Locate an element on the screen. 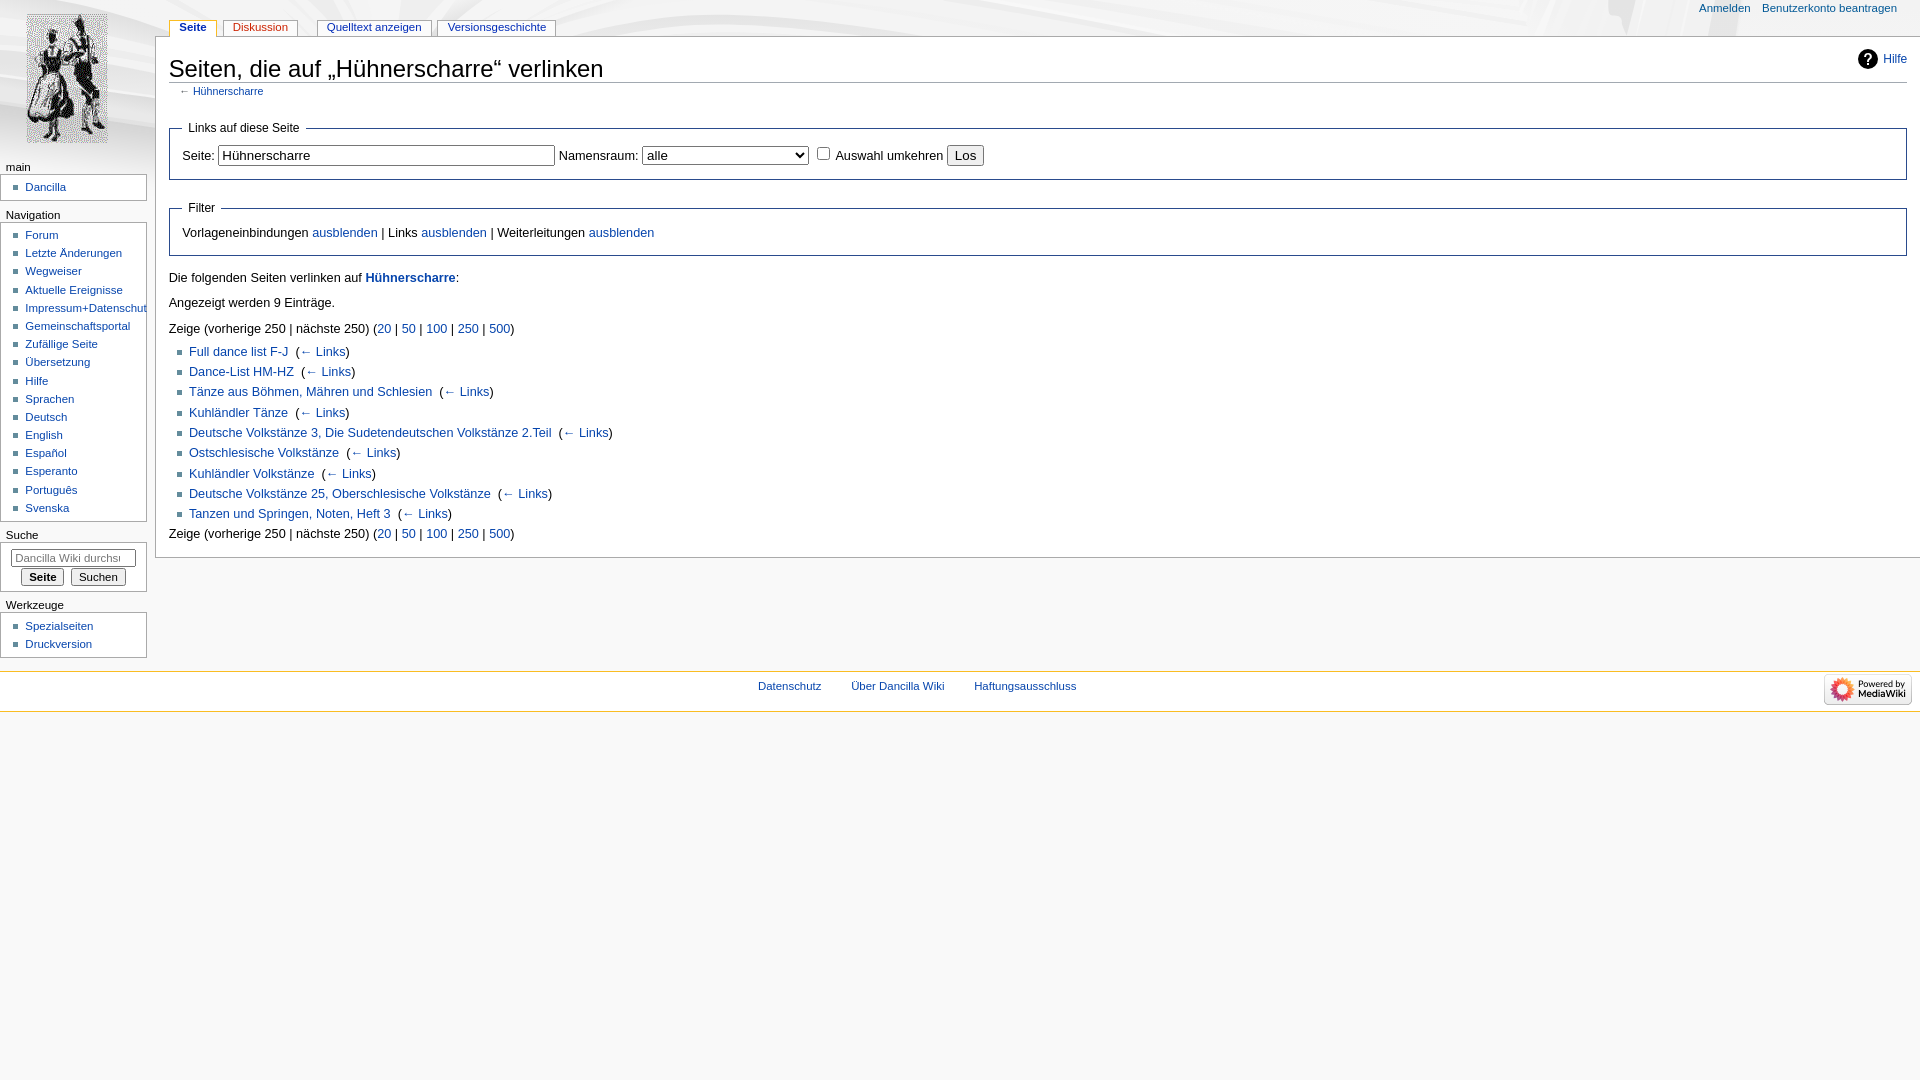  'English' is located at coordinates (43, 434).